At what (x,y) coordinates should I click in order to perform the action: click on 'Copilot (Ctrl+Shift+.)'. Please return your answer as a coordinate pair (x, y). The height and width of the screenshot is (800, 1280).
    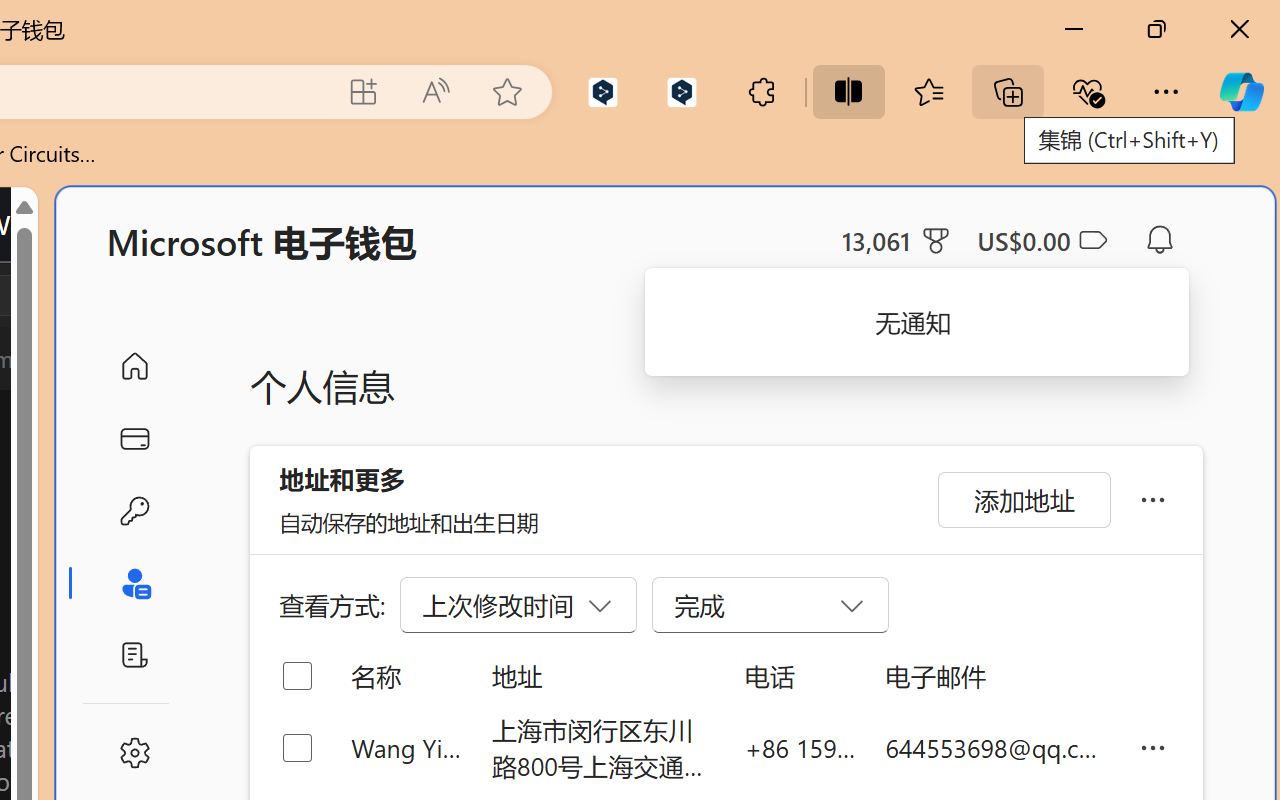
    Looking at the image, I should click on (1240, 91).